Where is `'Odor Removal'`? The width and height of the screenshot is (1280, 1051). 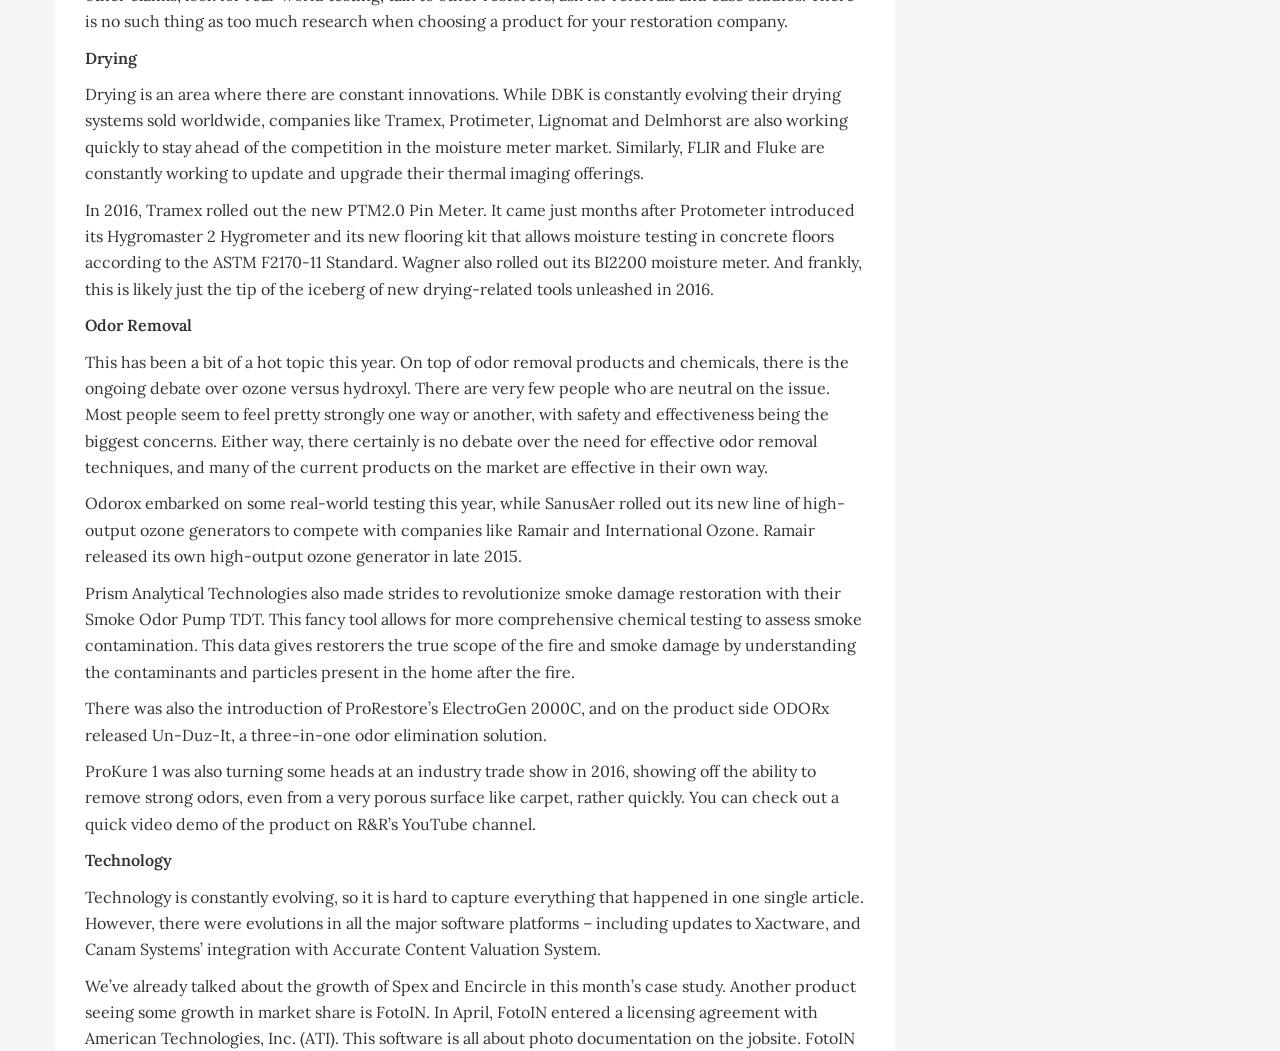
'Odor Removal' is located at coordinates (137, 324).